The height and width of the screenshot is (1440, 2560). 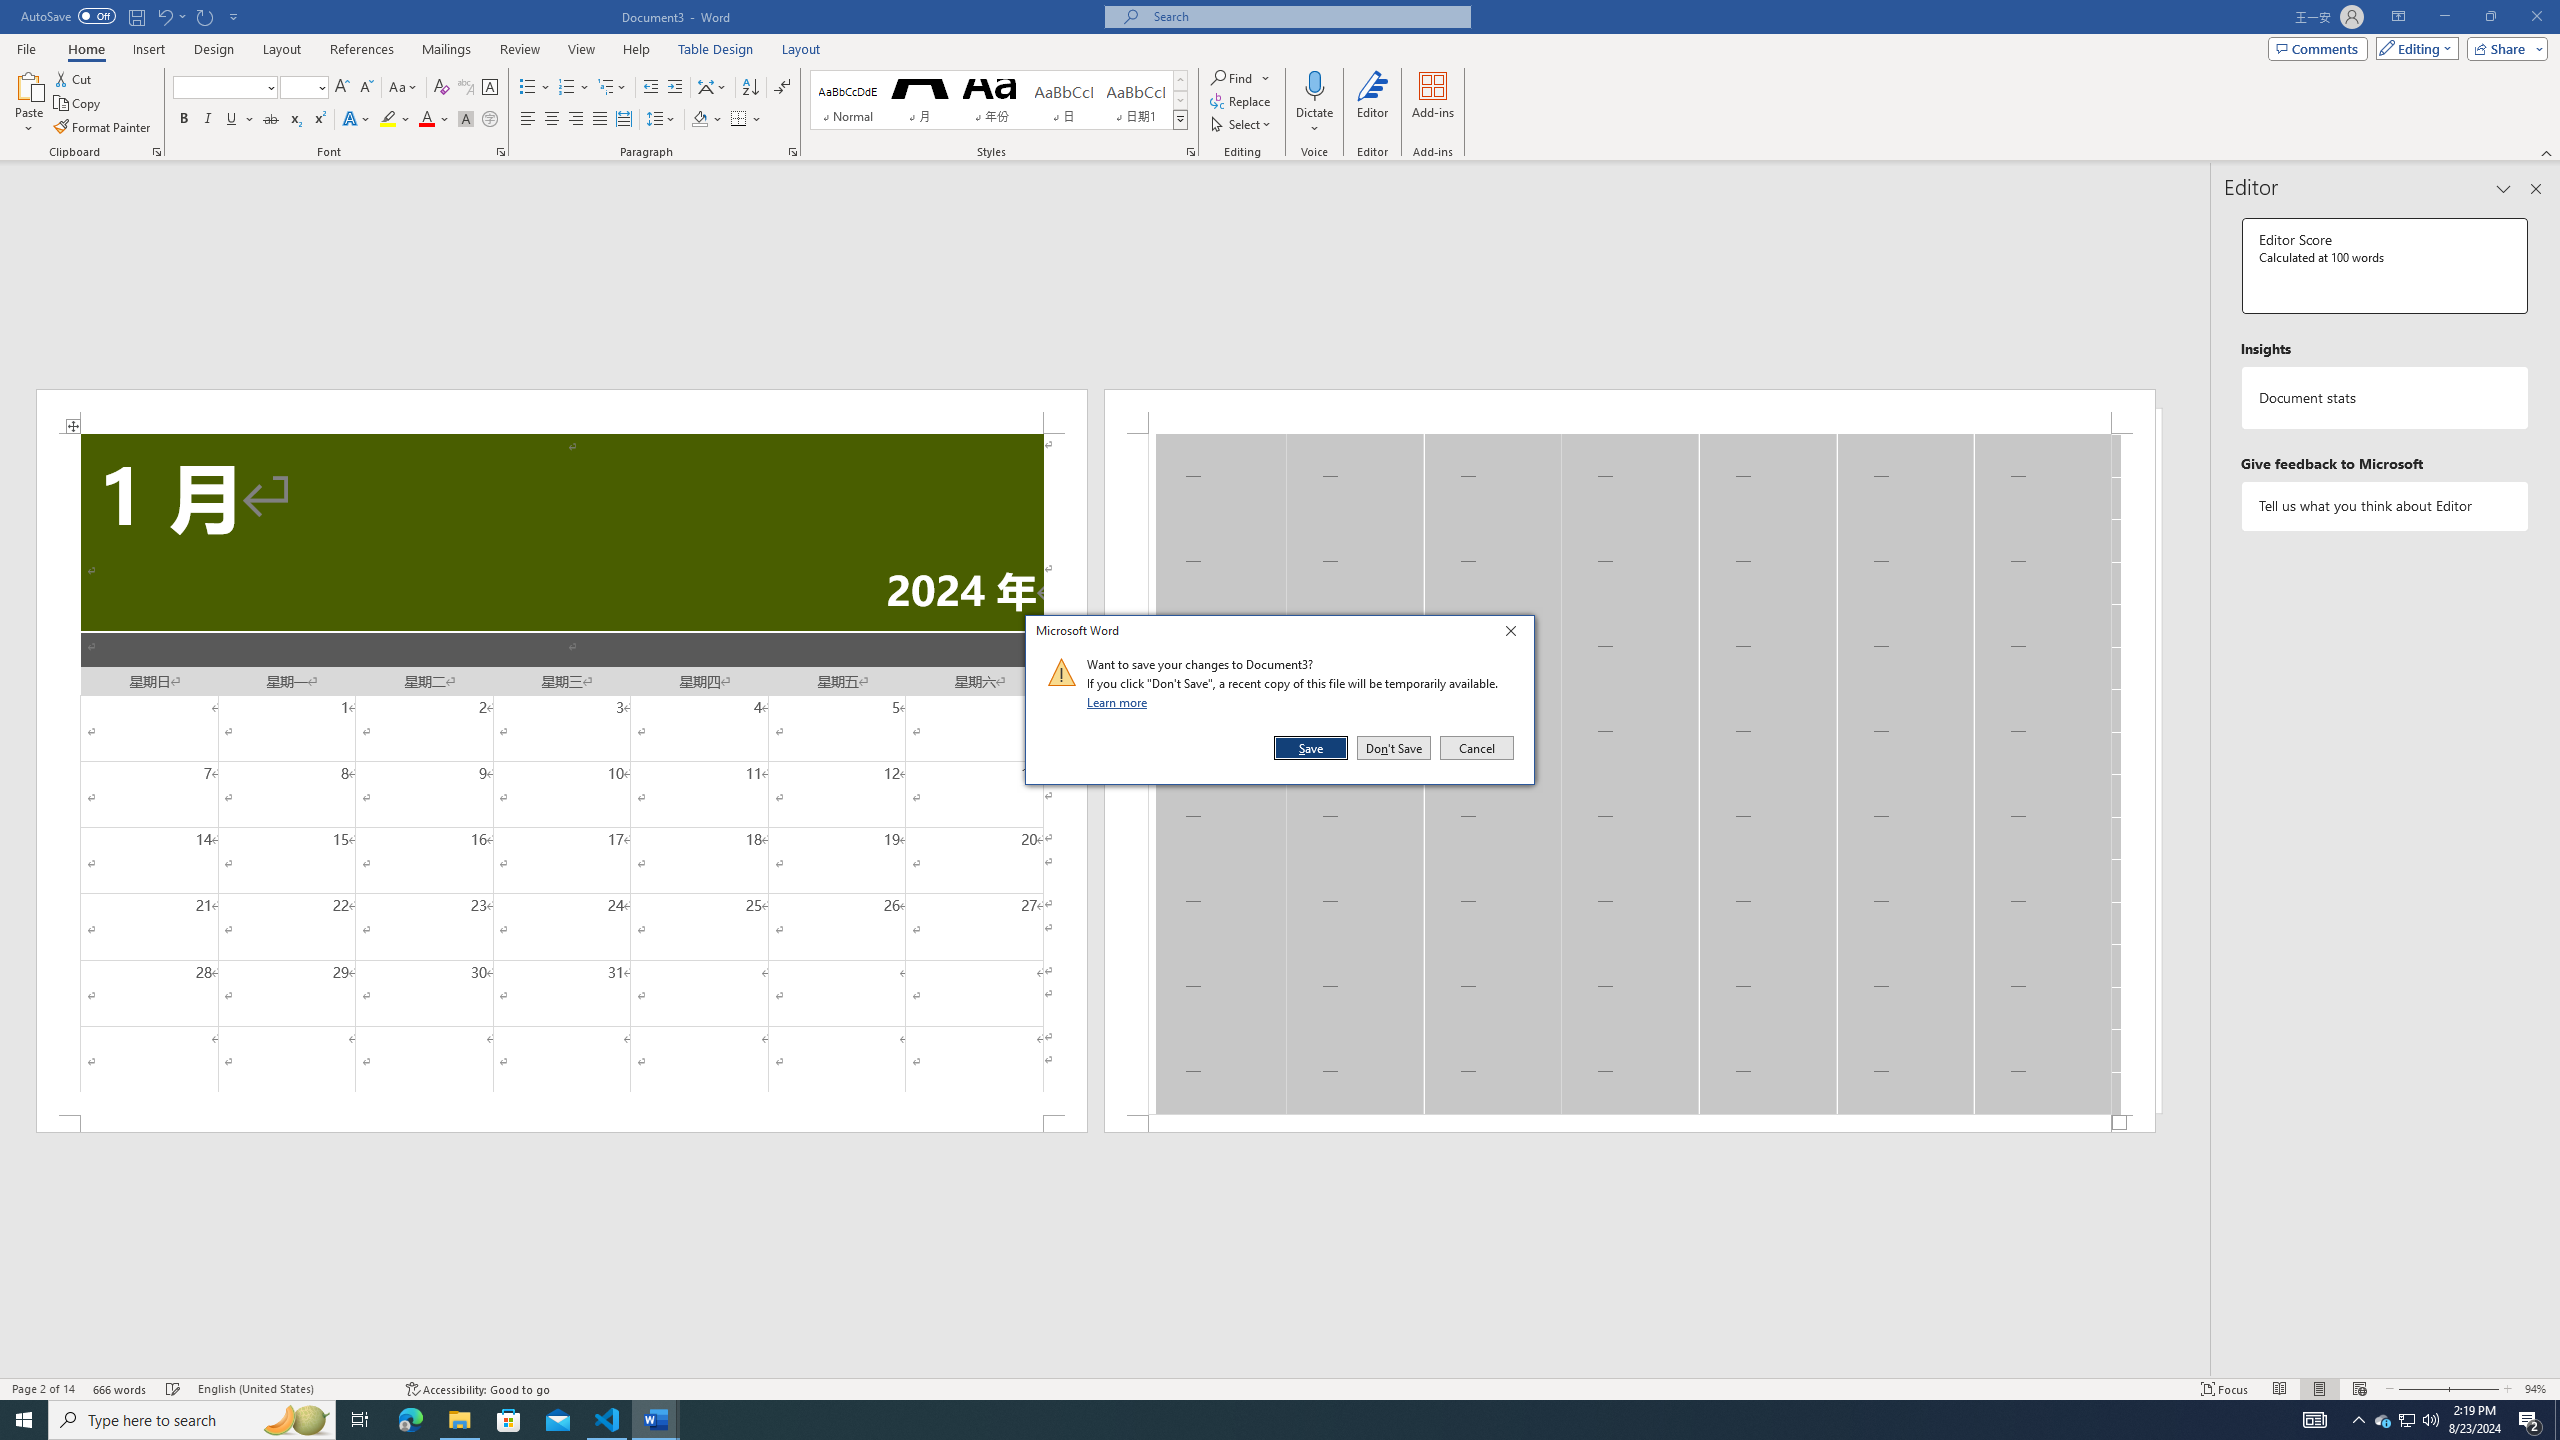 What do you see at coordinates (395, 118) in the screenshot?
I see `'Text Highlight Color'` at bounding box center [395, 118].